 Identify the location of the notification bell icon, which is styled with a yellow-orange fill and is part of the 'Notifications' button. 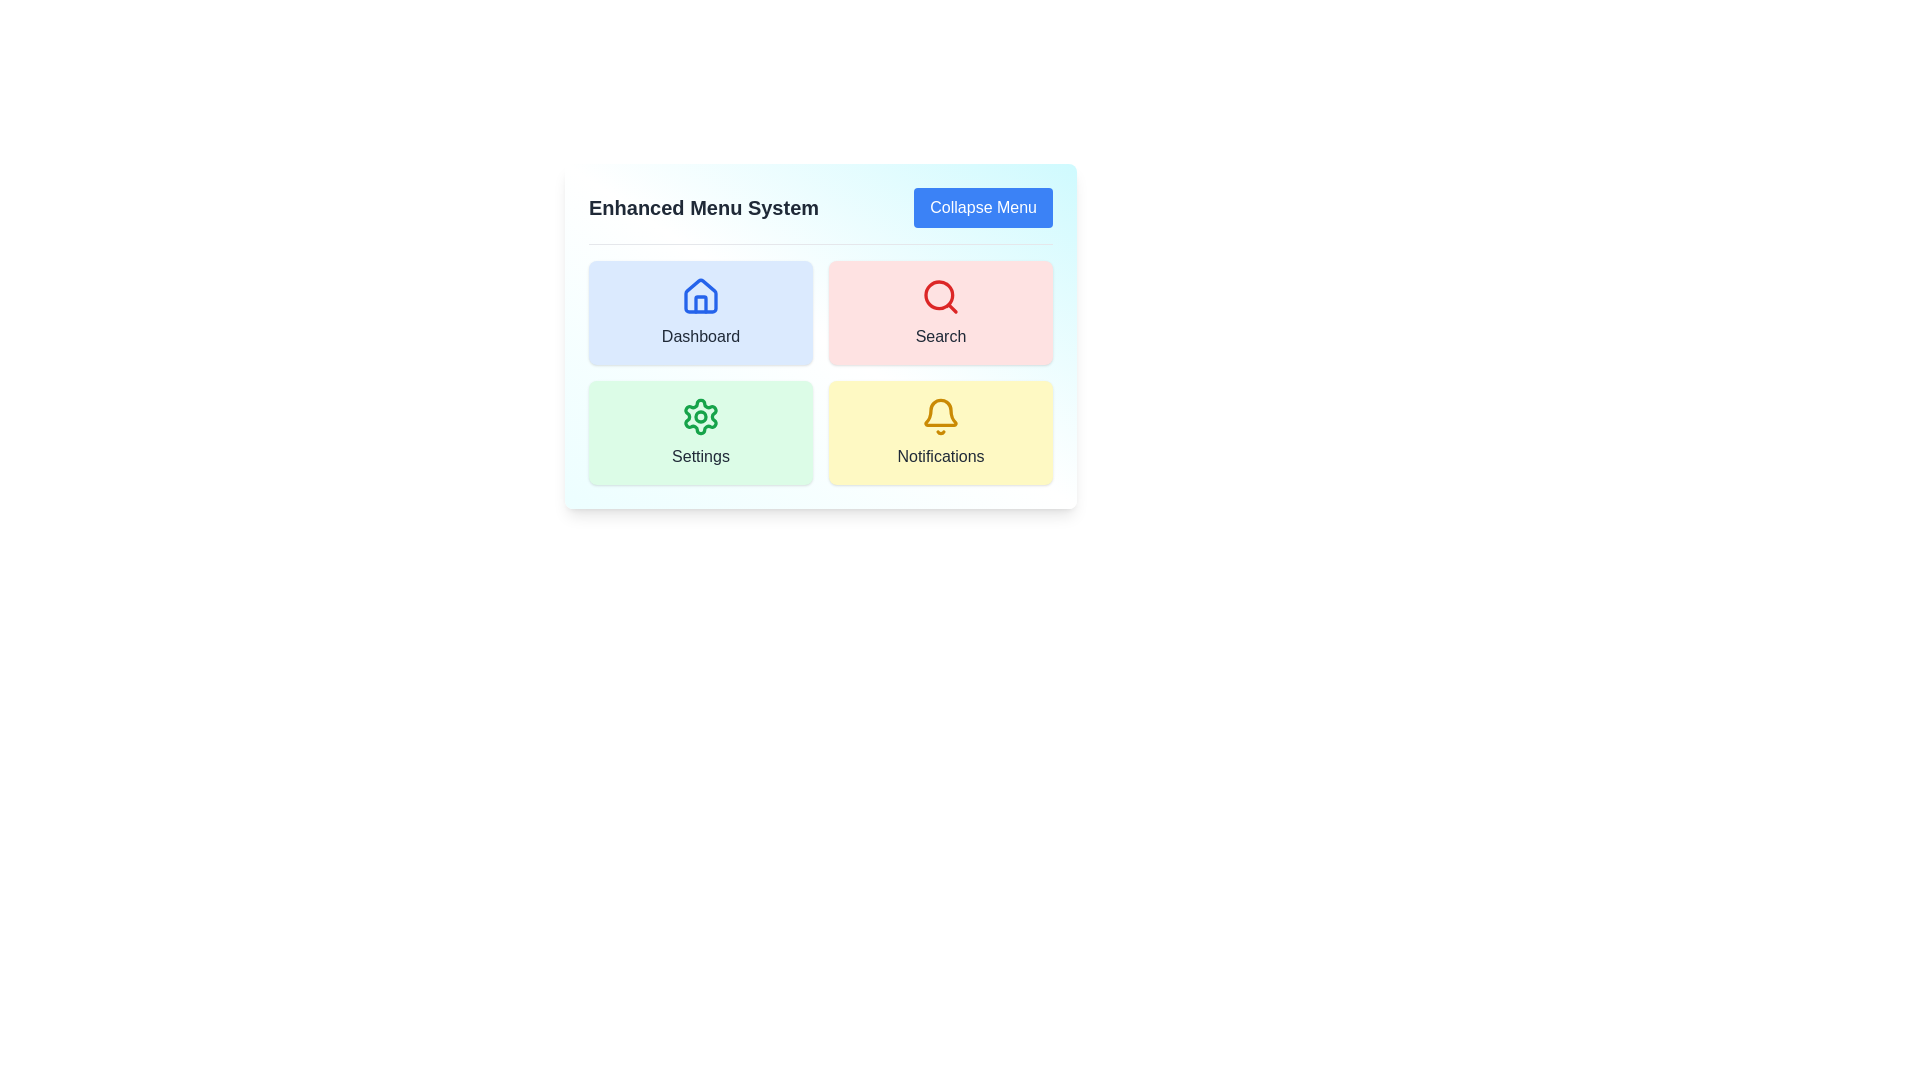
(939, 411).